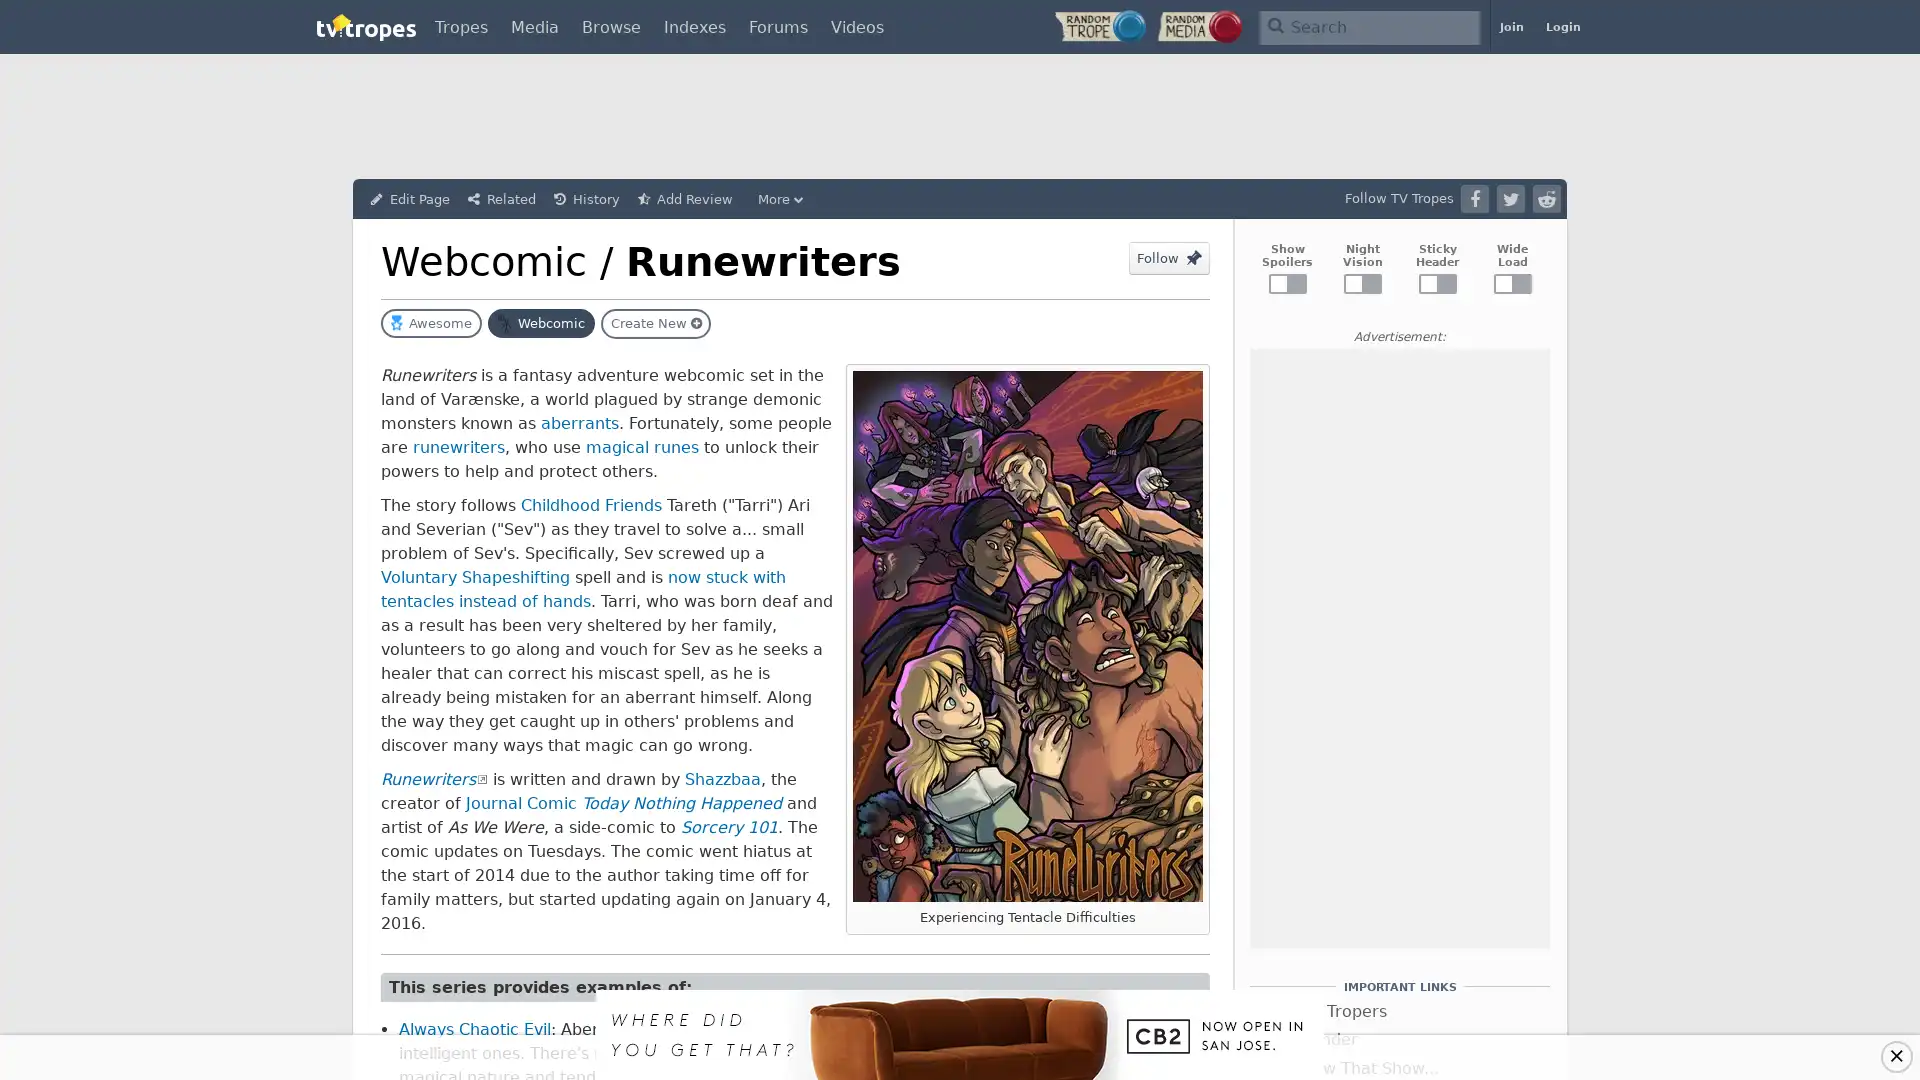 The image size is (1920, 1080). Describe the element at coordinates (782, 199) in the screenshot. I see `More` at that location.